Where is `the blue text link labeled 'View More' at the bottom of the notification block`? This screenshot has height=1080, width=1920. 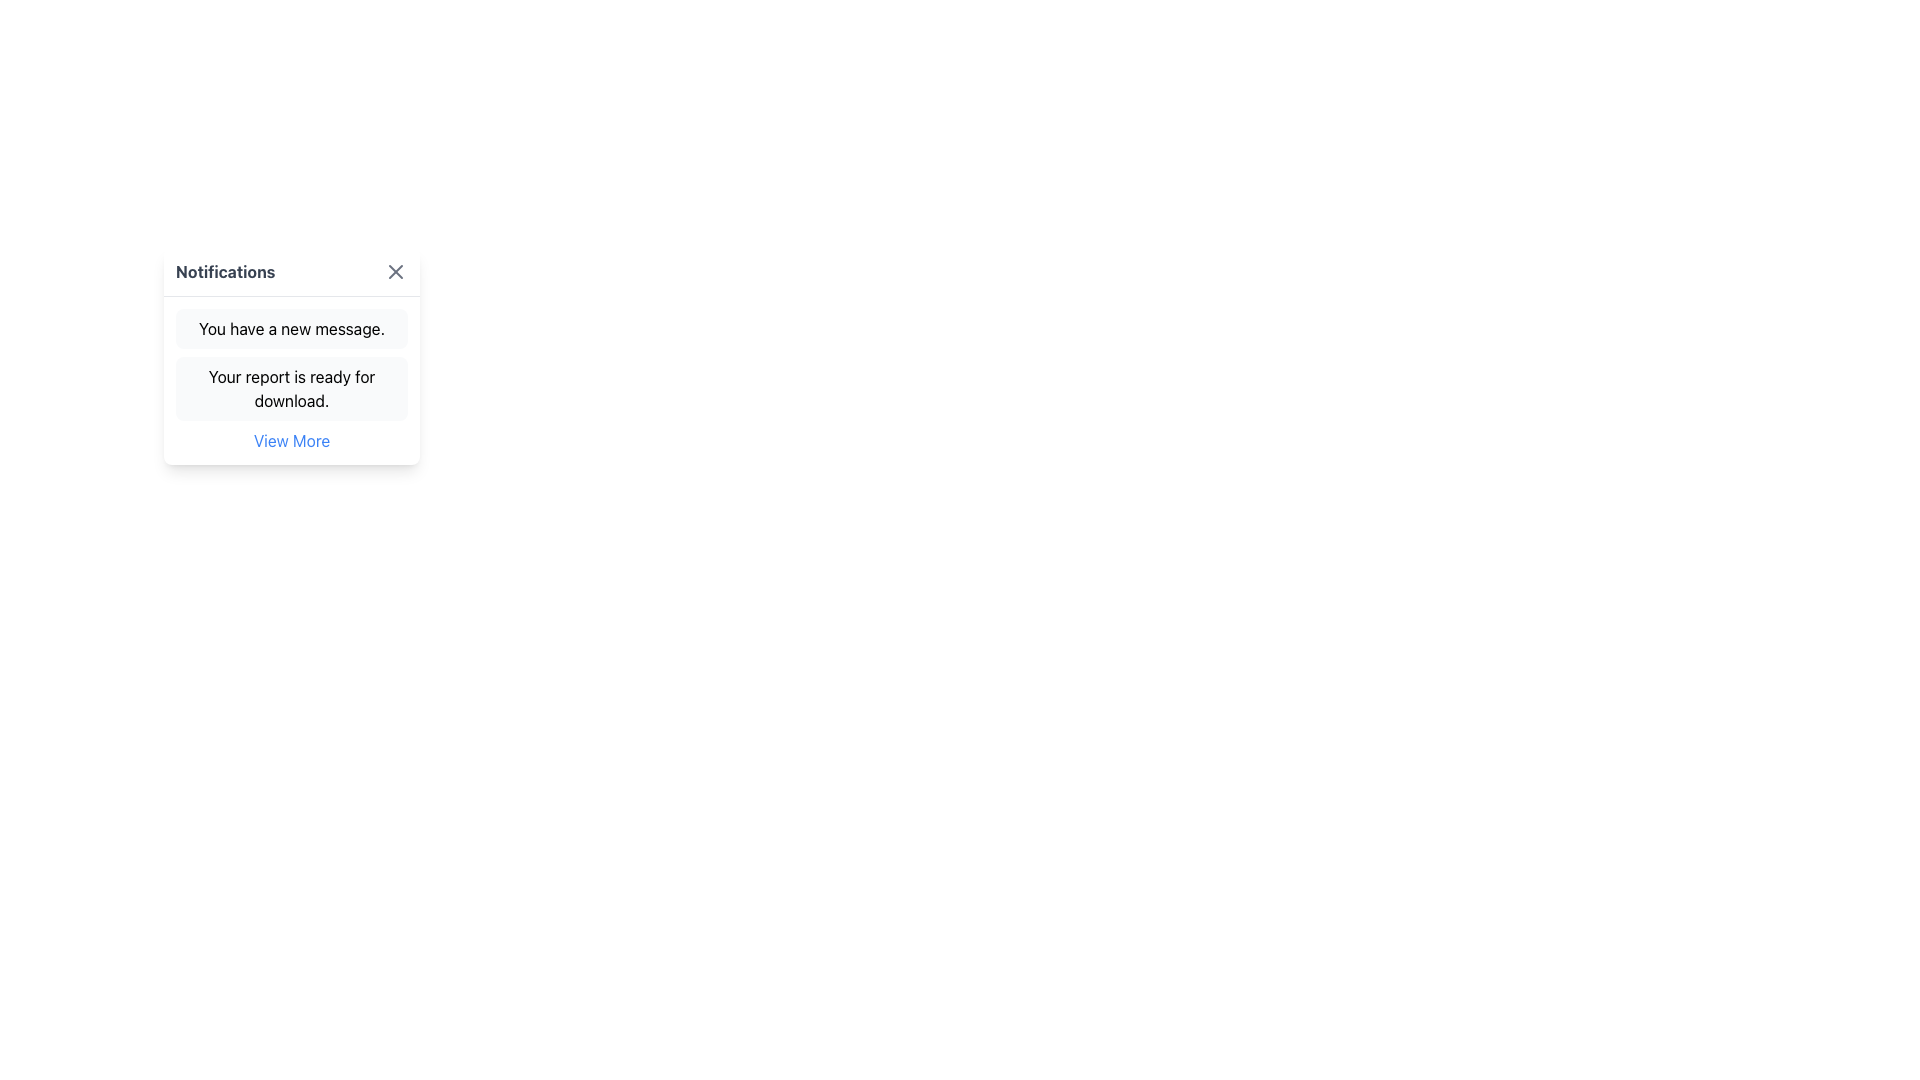 the blue text link labeled 'View More' at the bottom of the notification block is located at coordinates (291, 439).